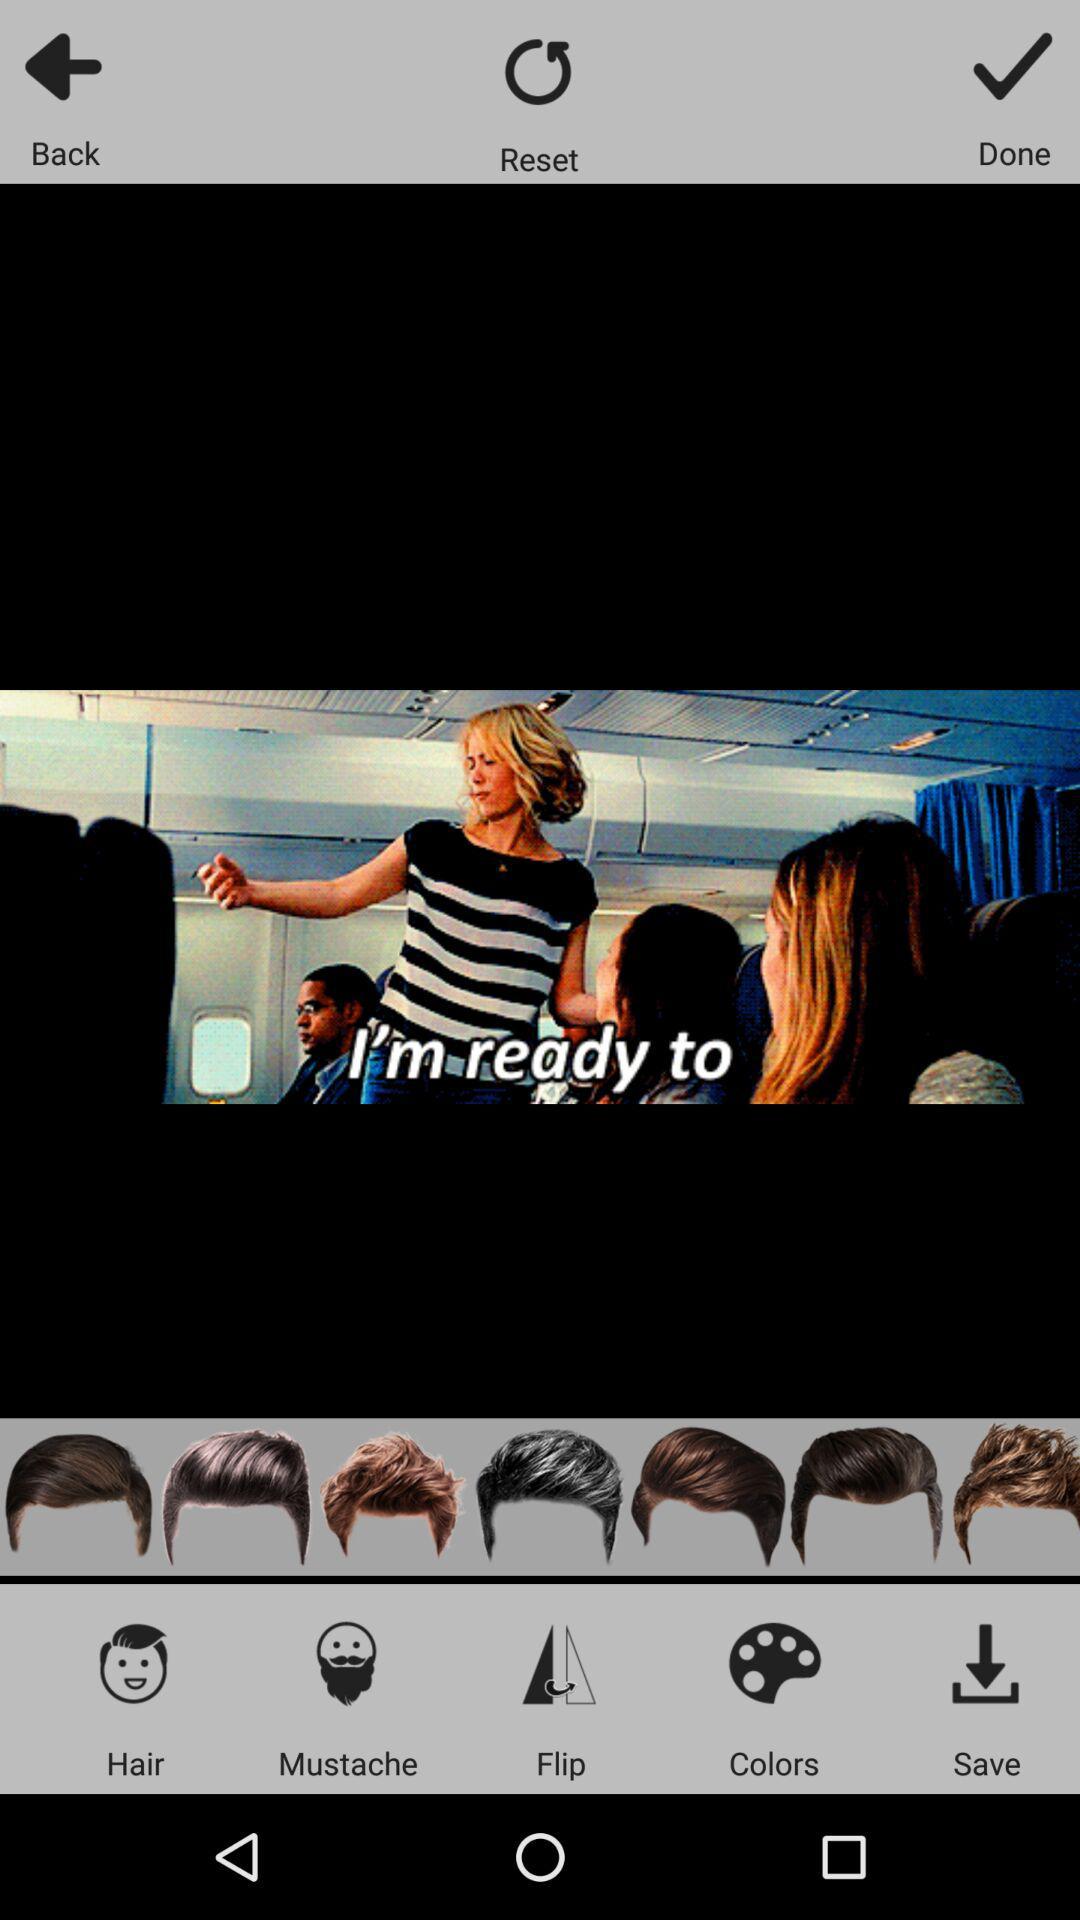  What do you see at coordinates (393, 1497) in the screenshot?
I see `third hair style` at bounding box center [393, 1497].